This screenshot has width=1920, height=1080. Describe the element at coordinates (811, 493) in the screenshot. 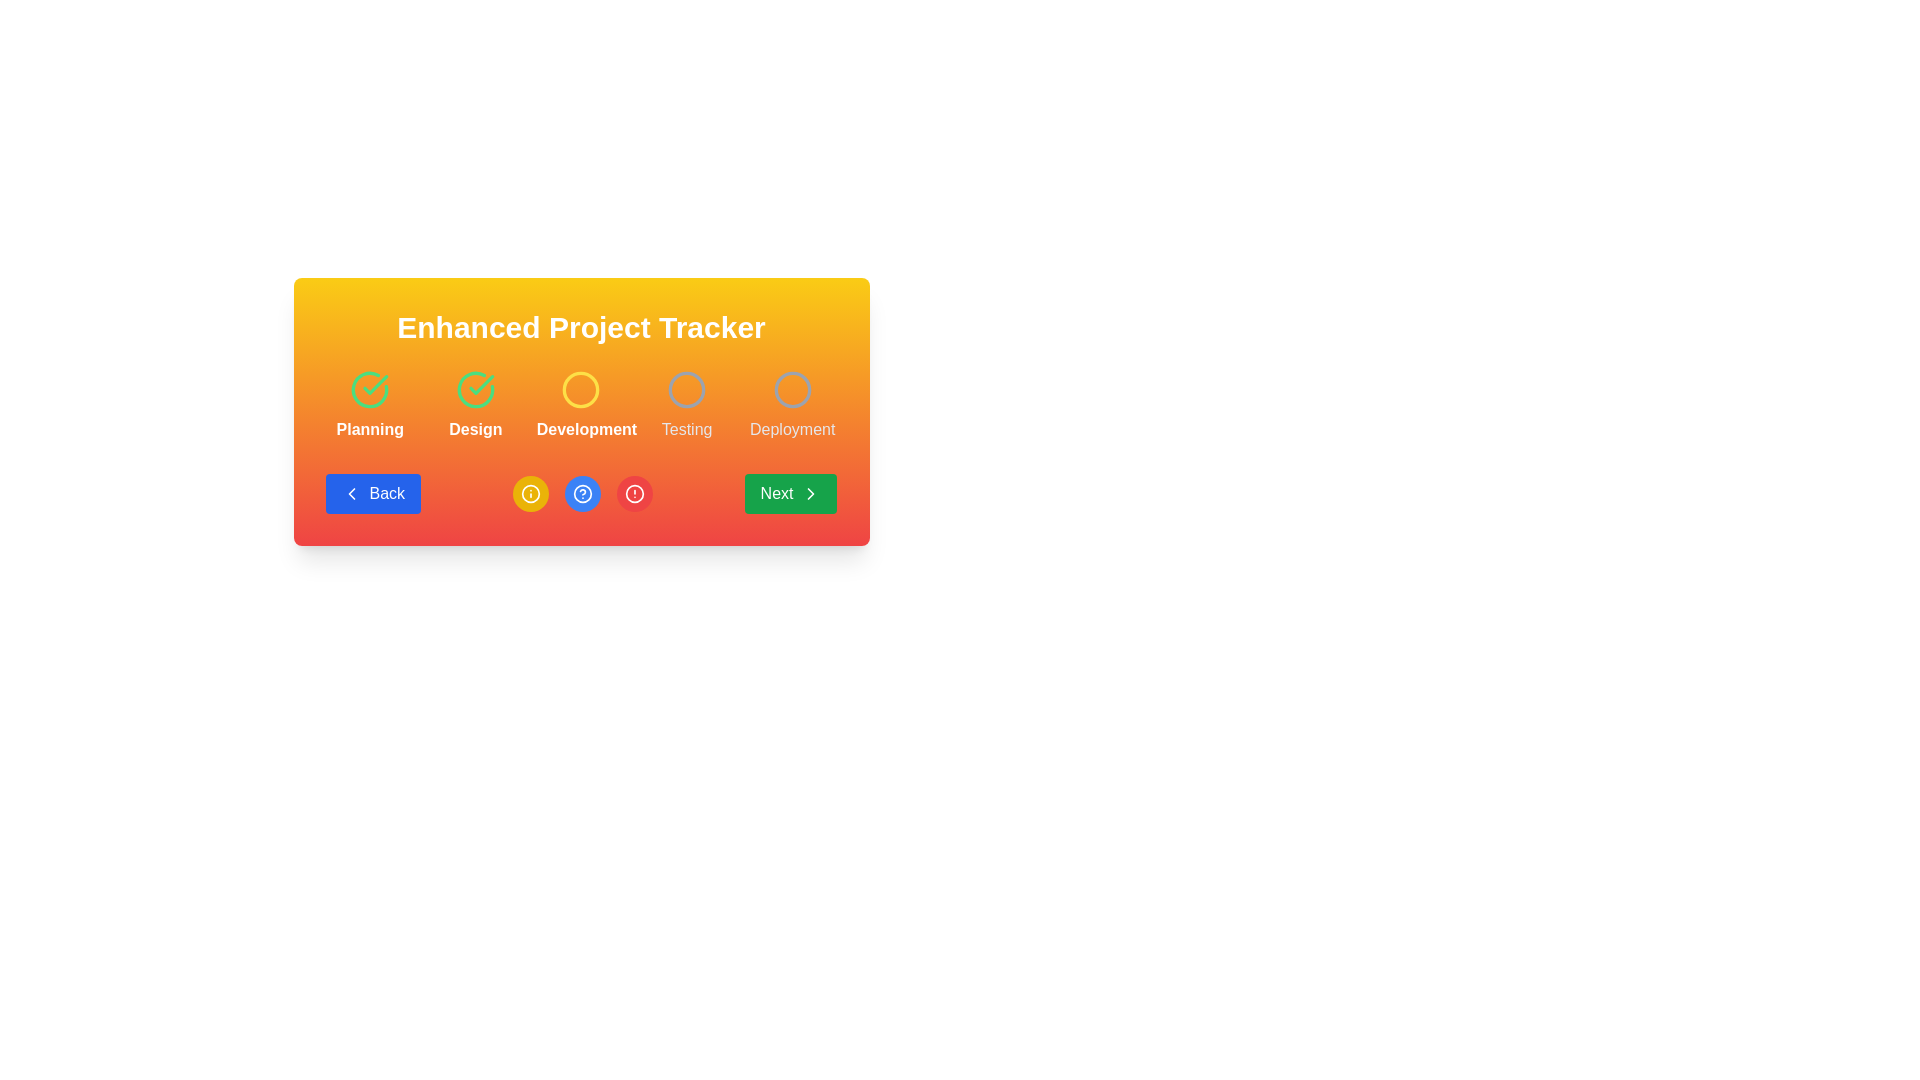

I see `the directional indicator icon located within the green rounded button labeled 'Next' at the bottom-right corner of the card` at that location.